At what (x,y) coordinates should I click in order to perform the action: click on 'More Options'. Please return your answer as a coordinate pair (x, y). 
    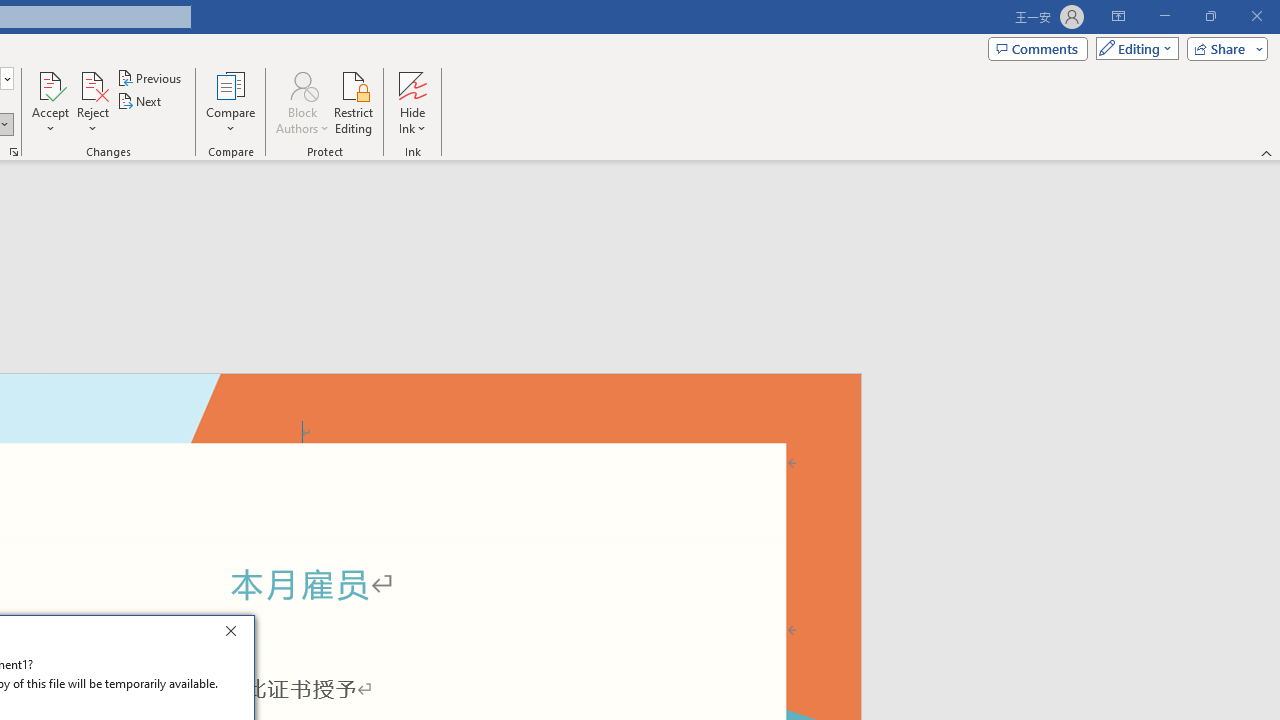
    Looking at the image, I should click on (411, 121).